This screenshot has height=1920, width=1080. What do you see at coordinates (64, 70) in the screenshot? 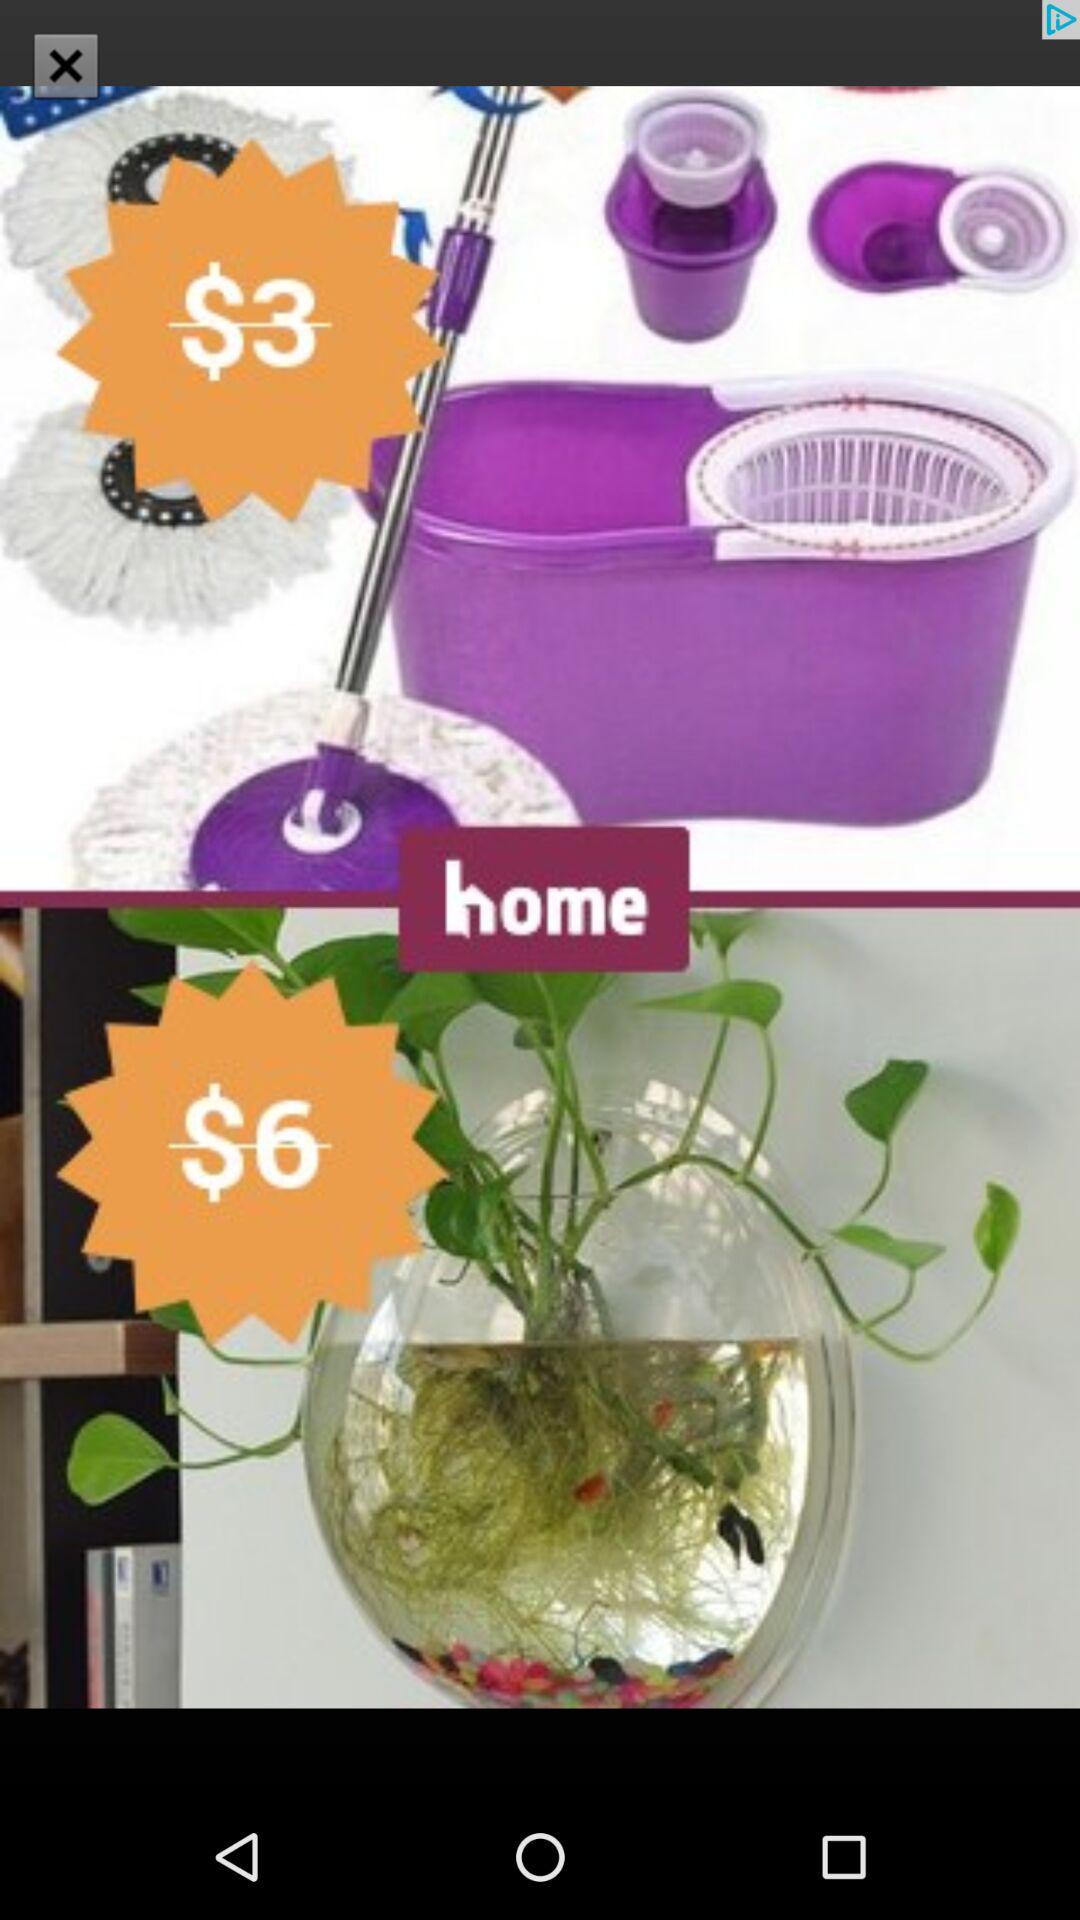
I see `the close icon` at bounding box center [64, 70].